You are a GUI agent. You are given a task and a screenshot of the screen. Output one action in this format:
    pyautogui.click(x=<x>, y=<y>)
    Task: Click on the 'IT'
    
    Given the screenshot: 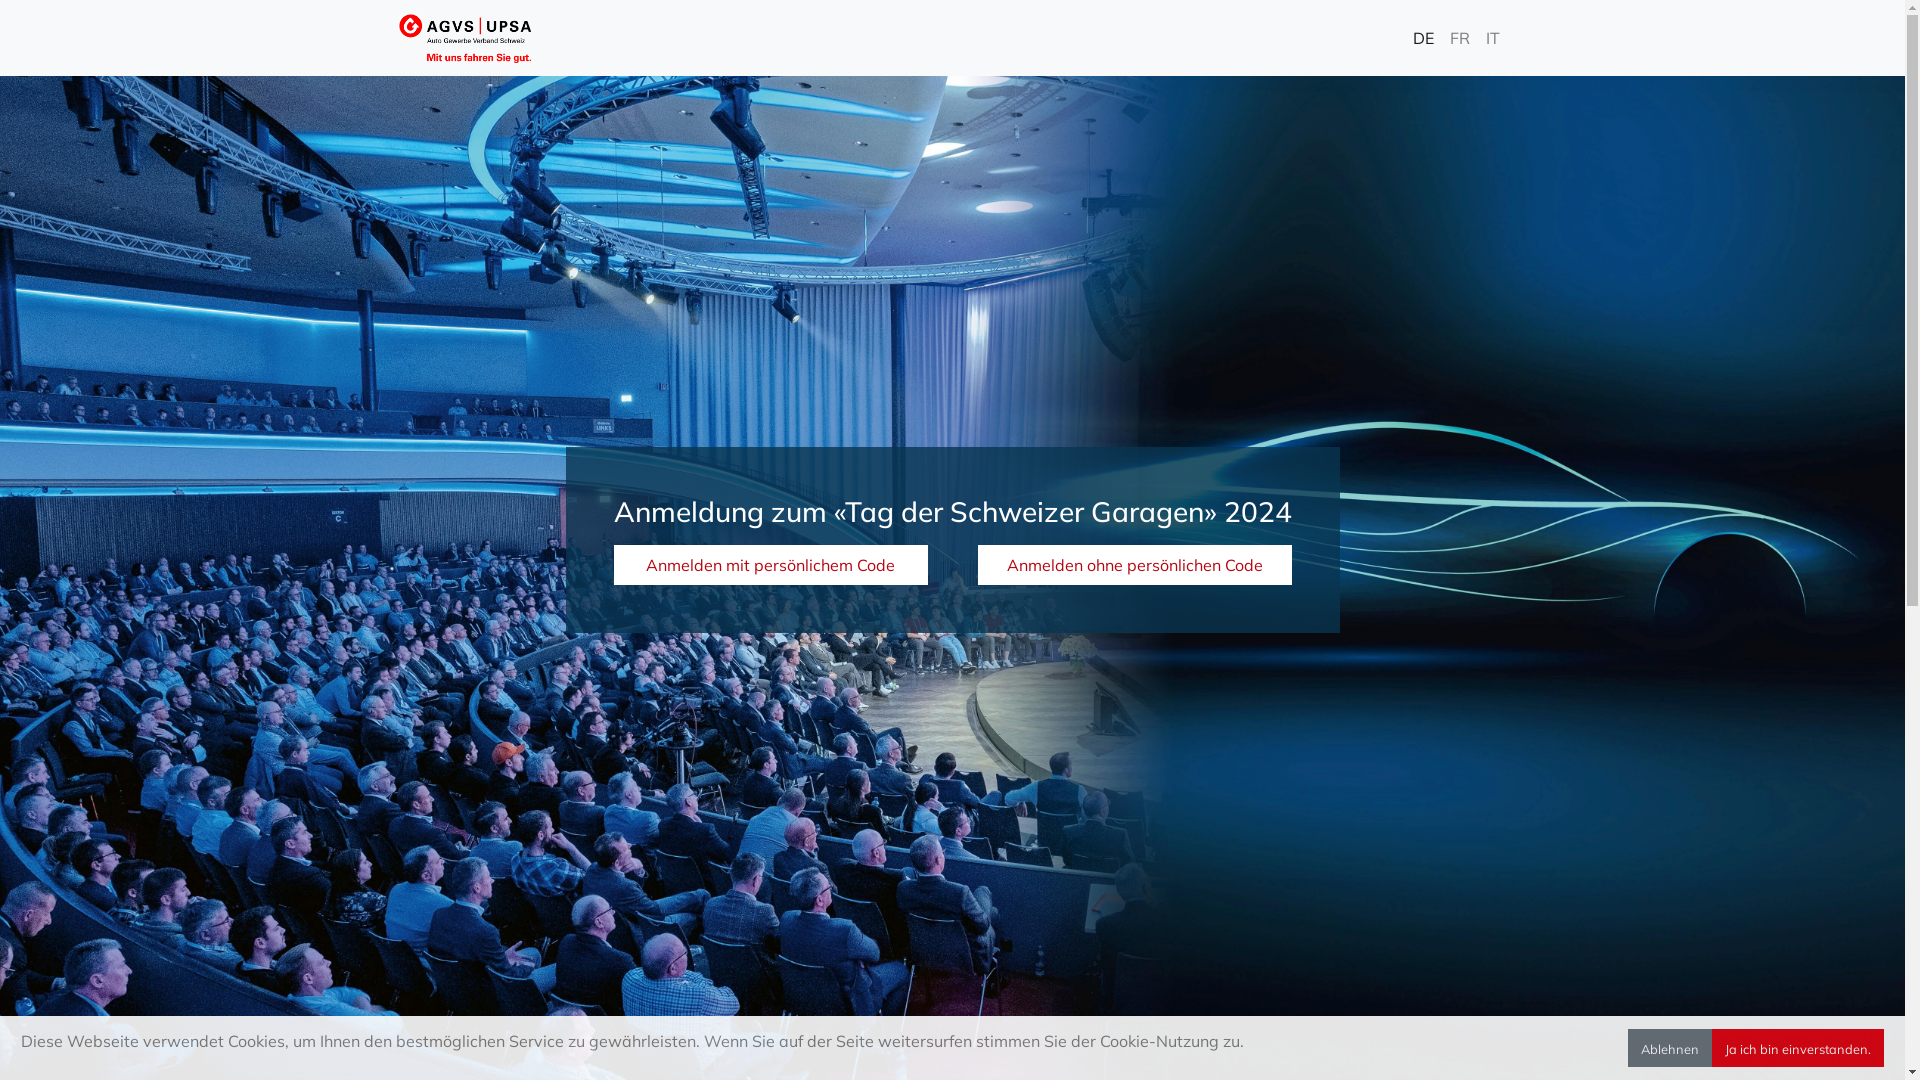 What is the action you would take?
    pyautogui.click(x=1492, y=38)
    